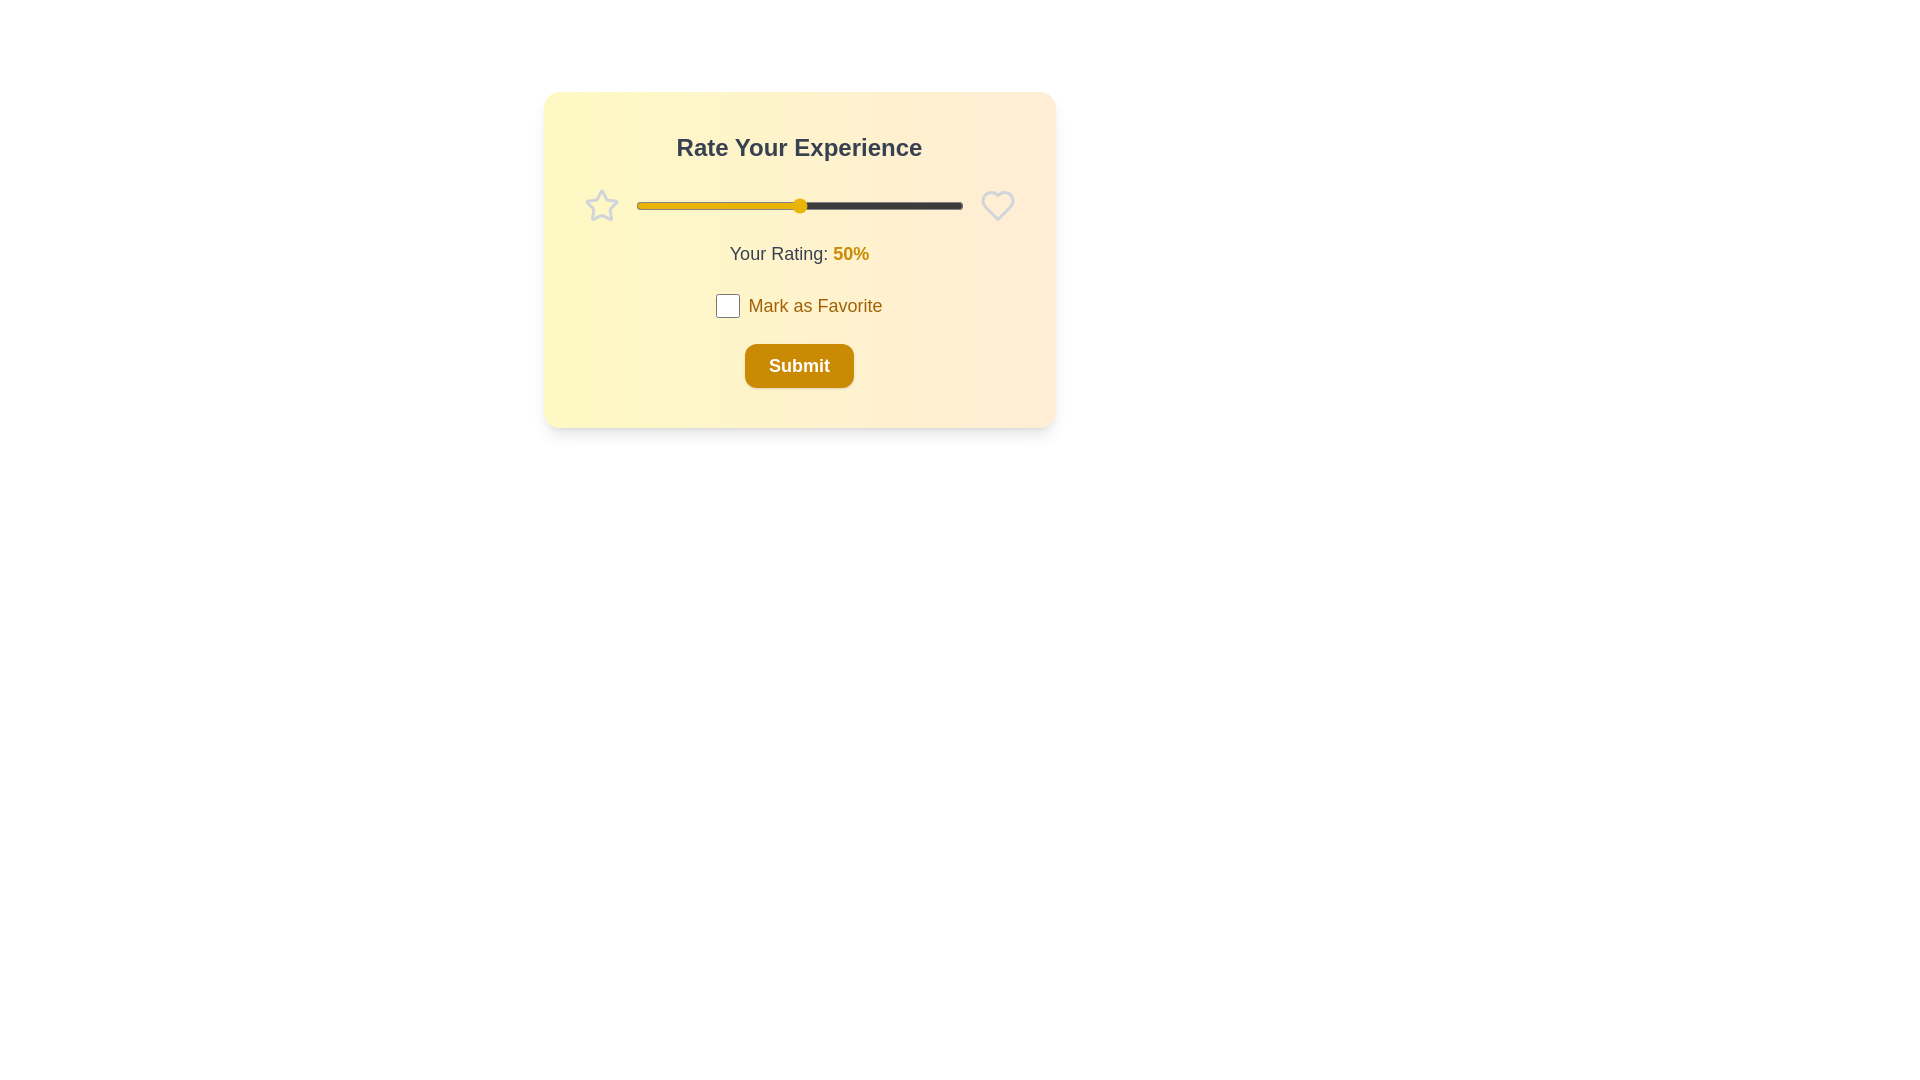  Describe the element at coordinates (727, 305) in the screenshot. I see `the checkbox to toggle the 'Mark as Favorite' option` at that location.